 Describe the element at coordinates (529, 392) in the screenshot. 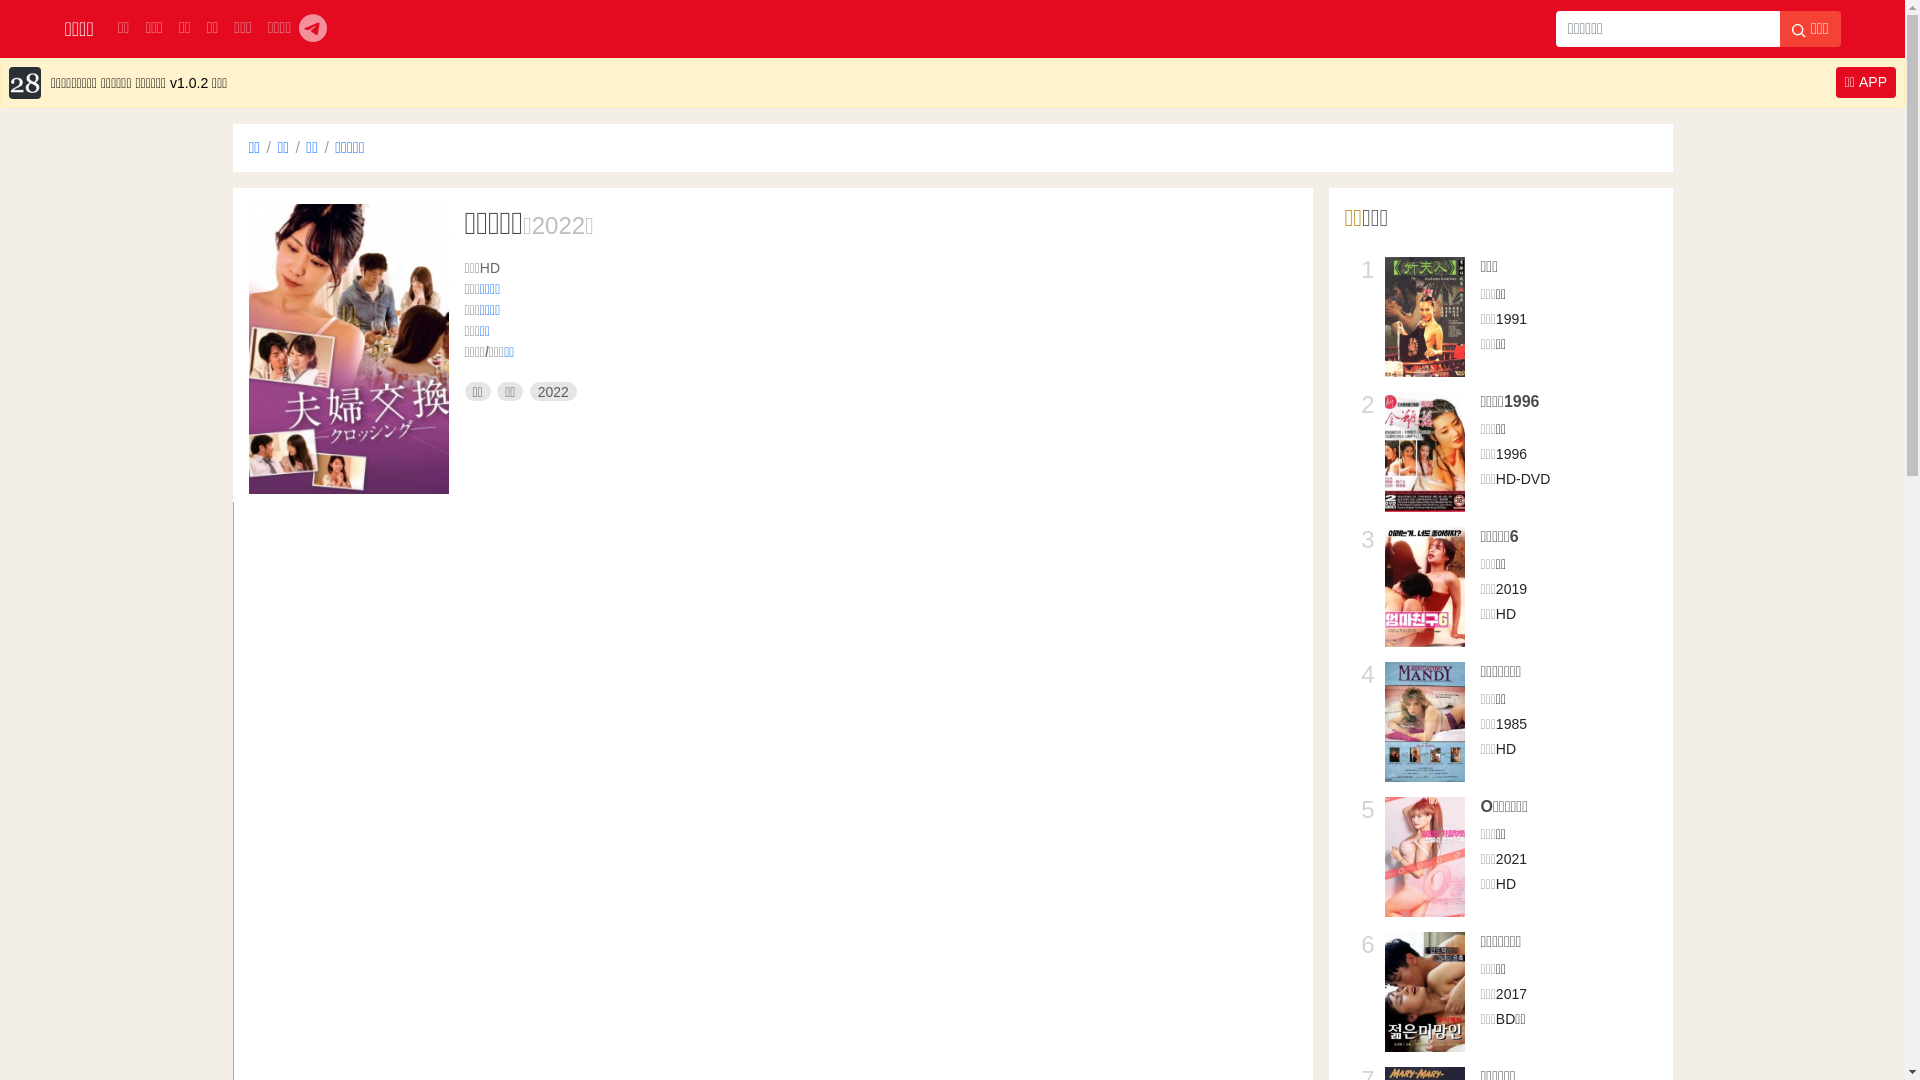

I see `'2022'` at that location.